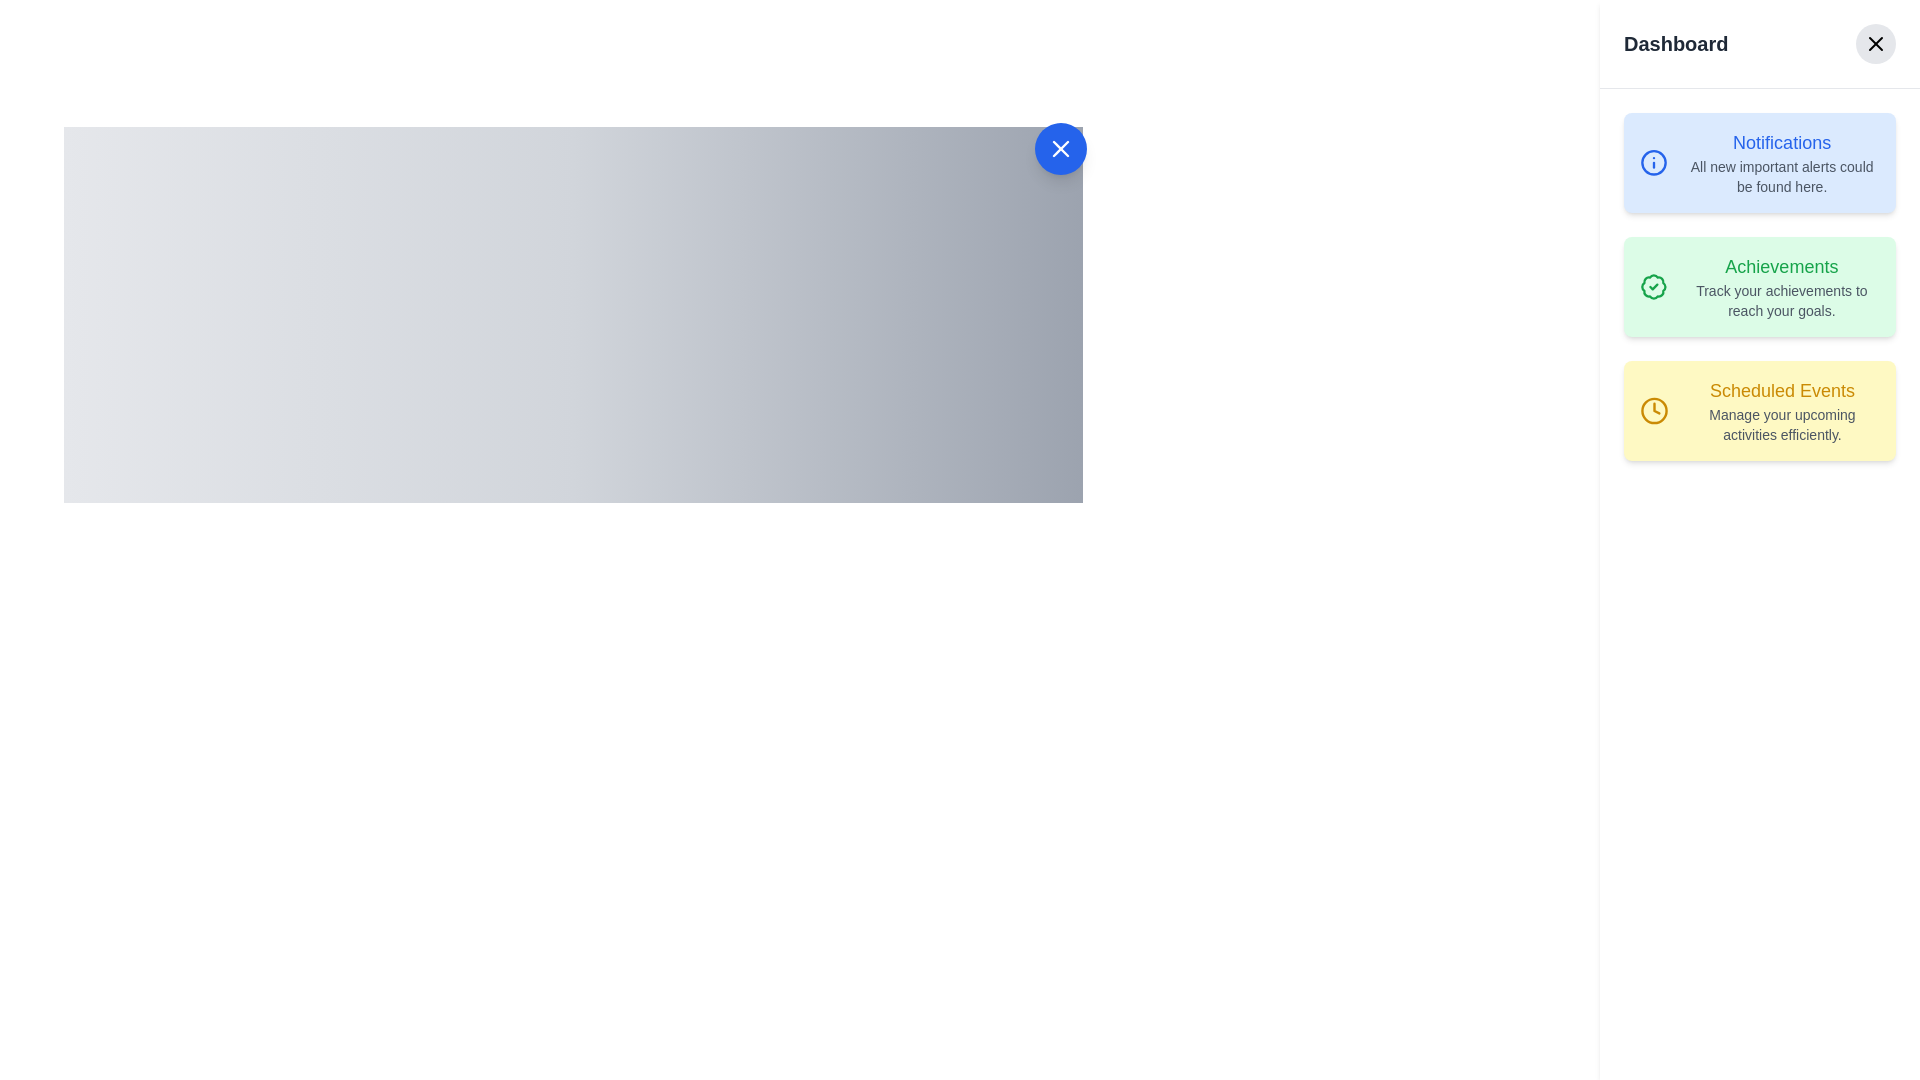 The image size is (1920, 1080). I want to click on the circular icon with a blue outline and central dot, located next to the 'Notifications' text in a blue box, so click(1654, 161).